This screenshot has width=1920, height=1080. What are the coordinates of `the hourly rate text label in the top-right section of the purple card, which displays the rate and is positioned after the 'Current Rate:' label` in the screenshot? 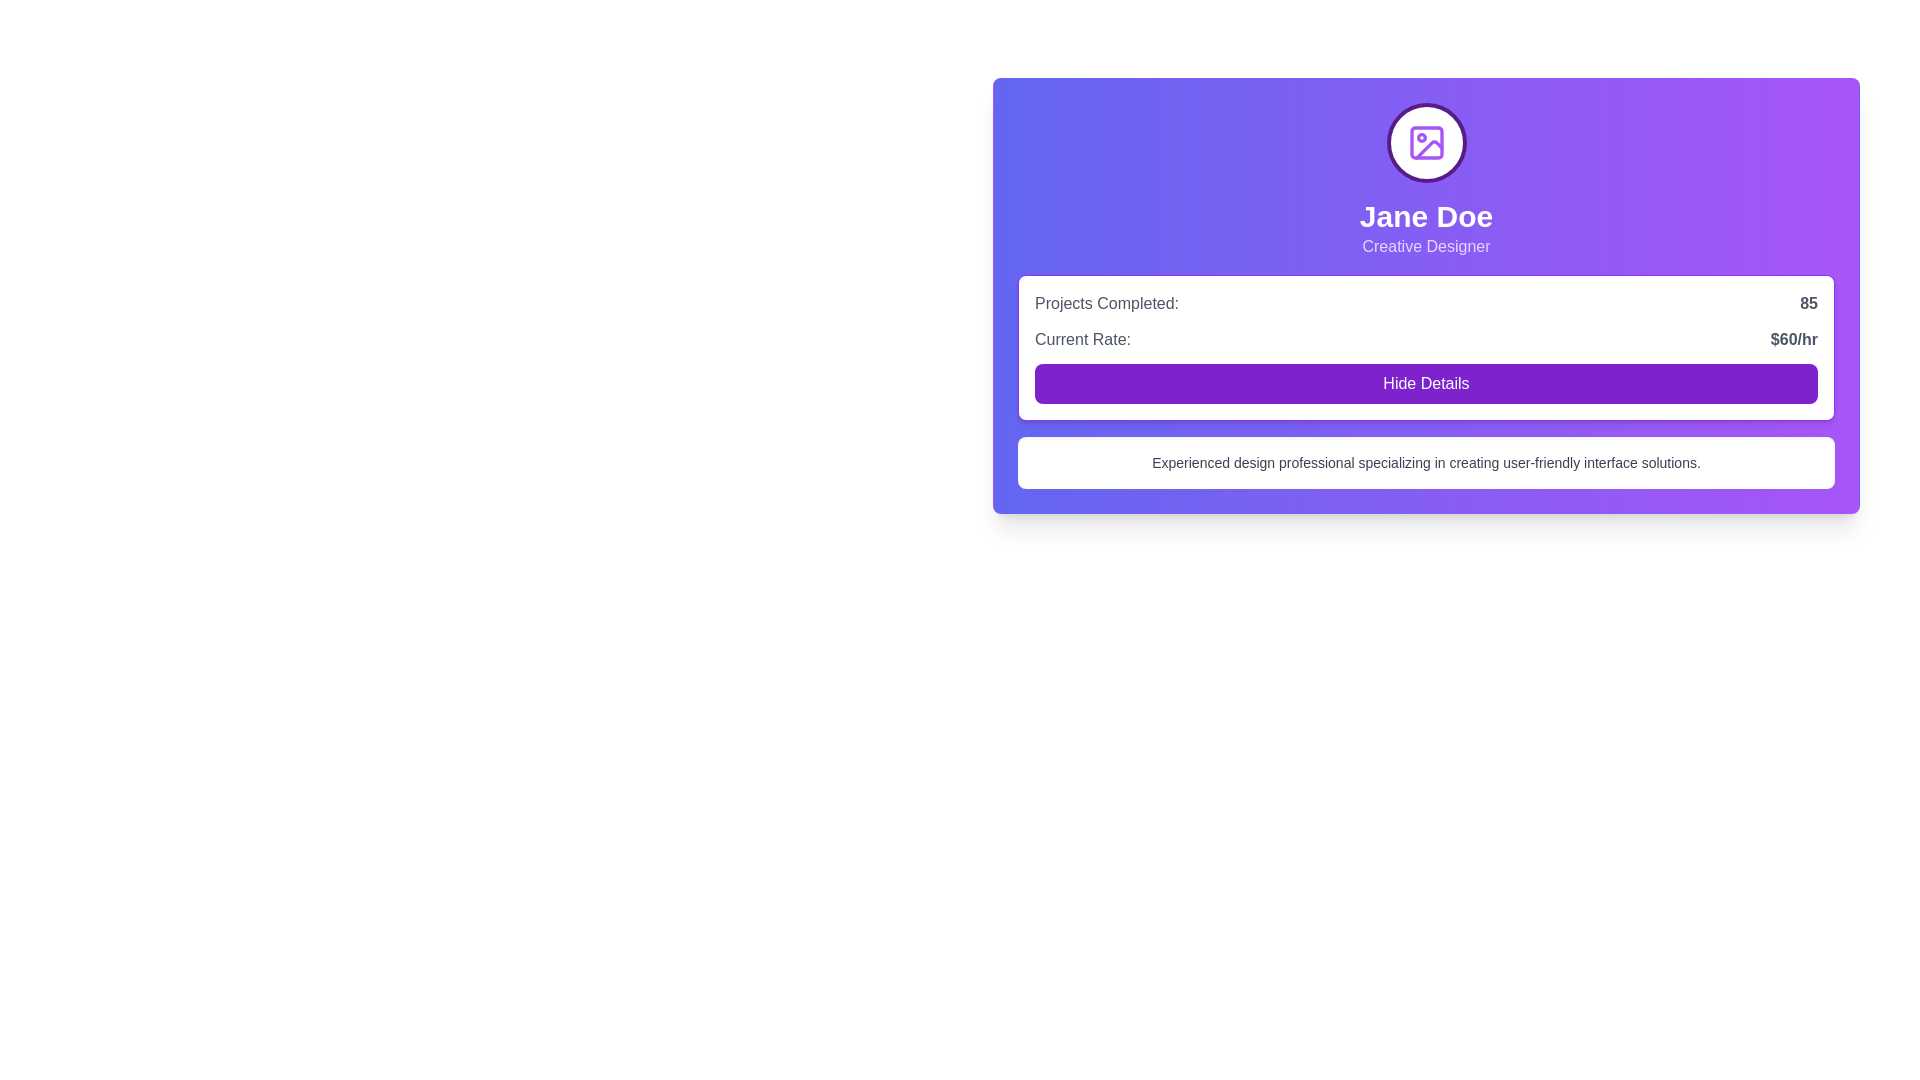 It's located at (1794, 338).